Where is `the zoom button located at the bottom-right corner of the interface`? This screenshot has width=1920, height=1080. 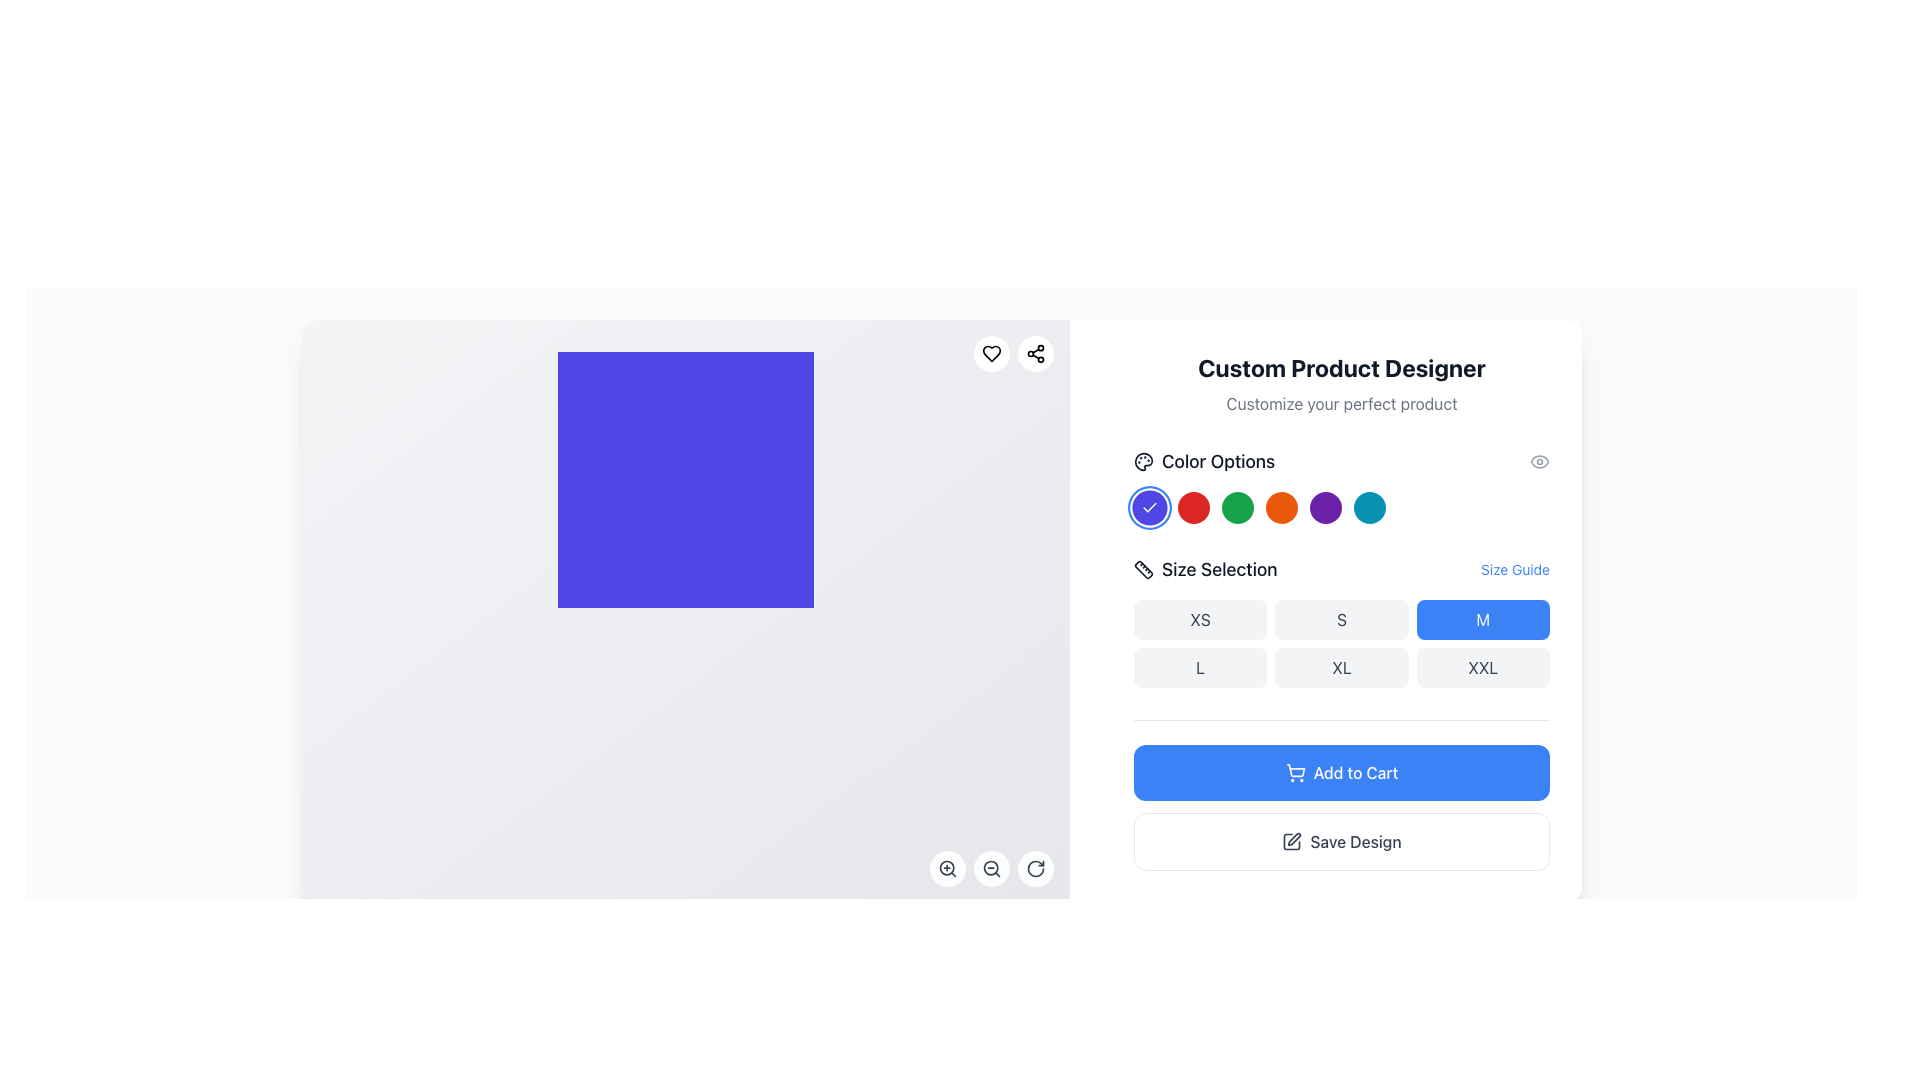
the zoom button located at the bottom-right corner of the interface is located at coordinates (947, 867).